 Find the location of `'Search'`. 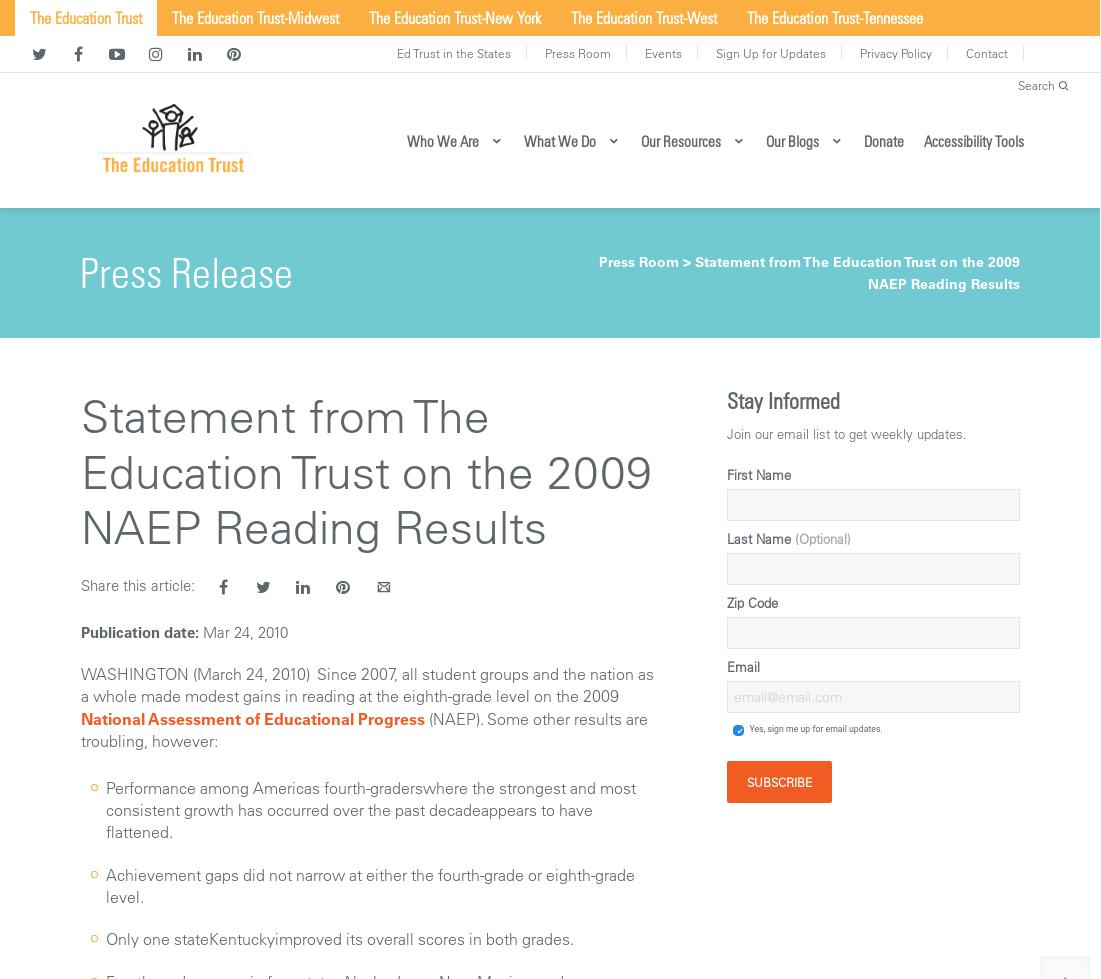

'Search' is located at coordinates (1015, 84).